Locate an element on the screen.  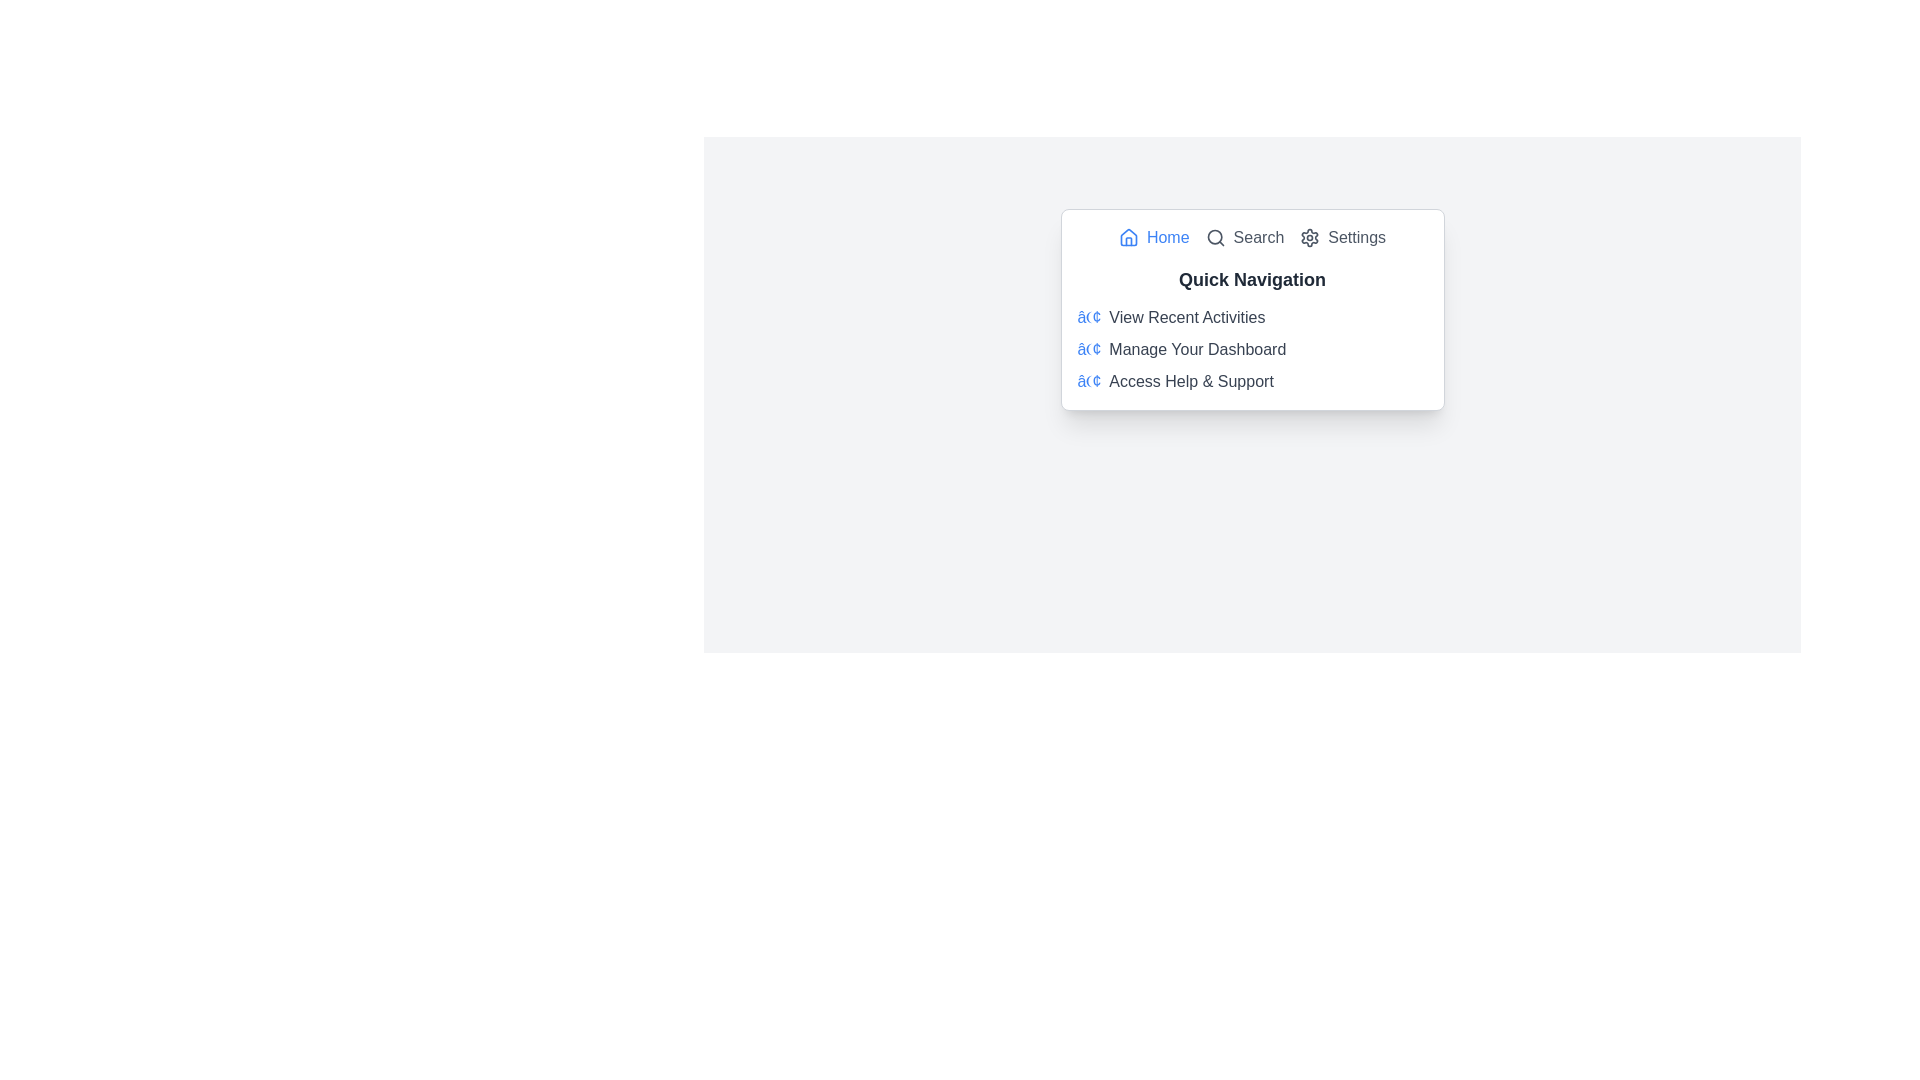
the gear-shaped settings icon located in the top-right corner of the navigation elements for keyboard navigation is located at coordinates (1310, 237).